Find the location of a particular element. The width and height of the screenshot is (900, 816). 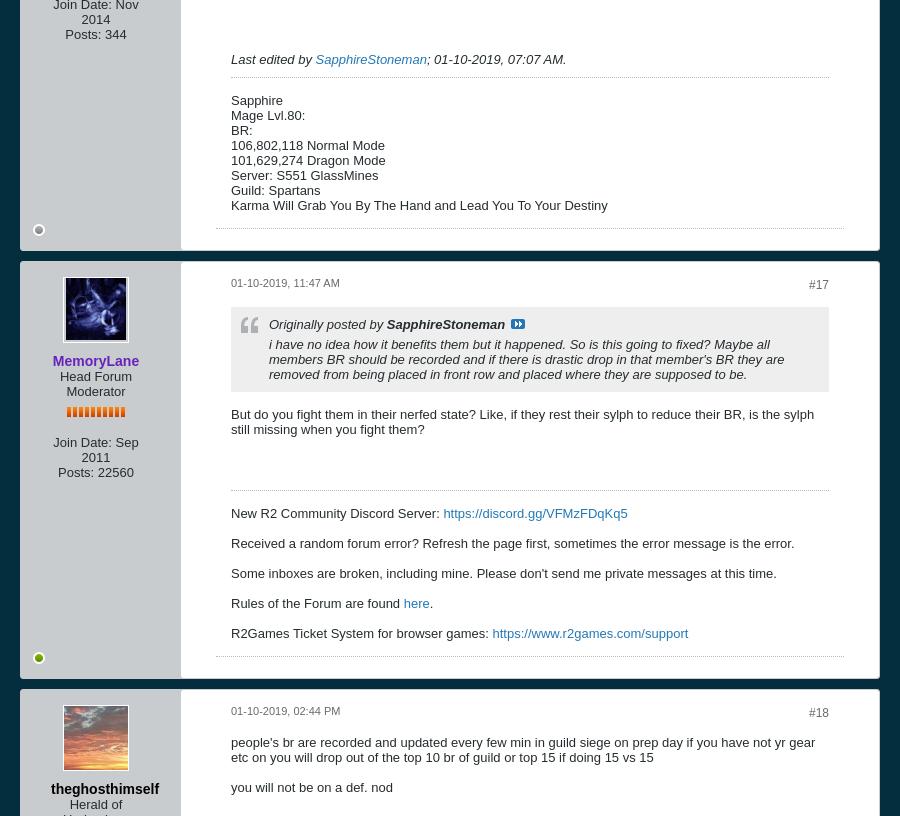

'#18' is located at coordinates (808, 710).